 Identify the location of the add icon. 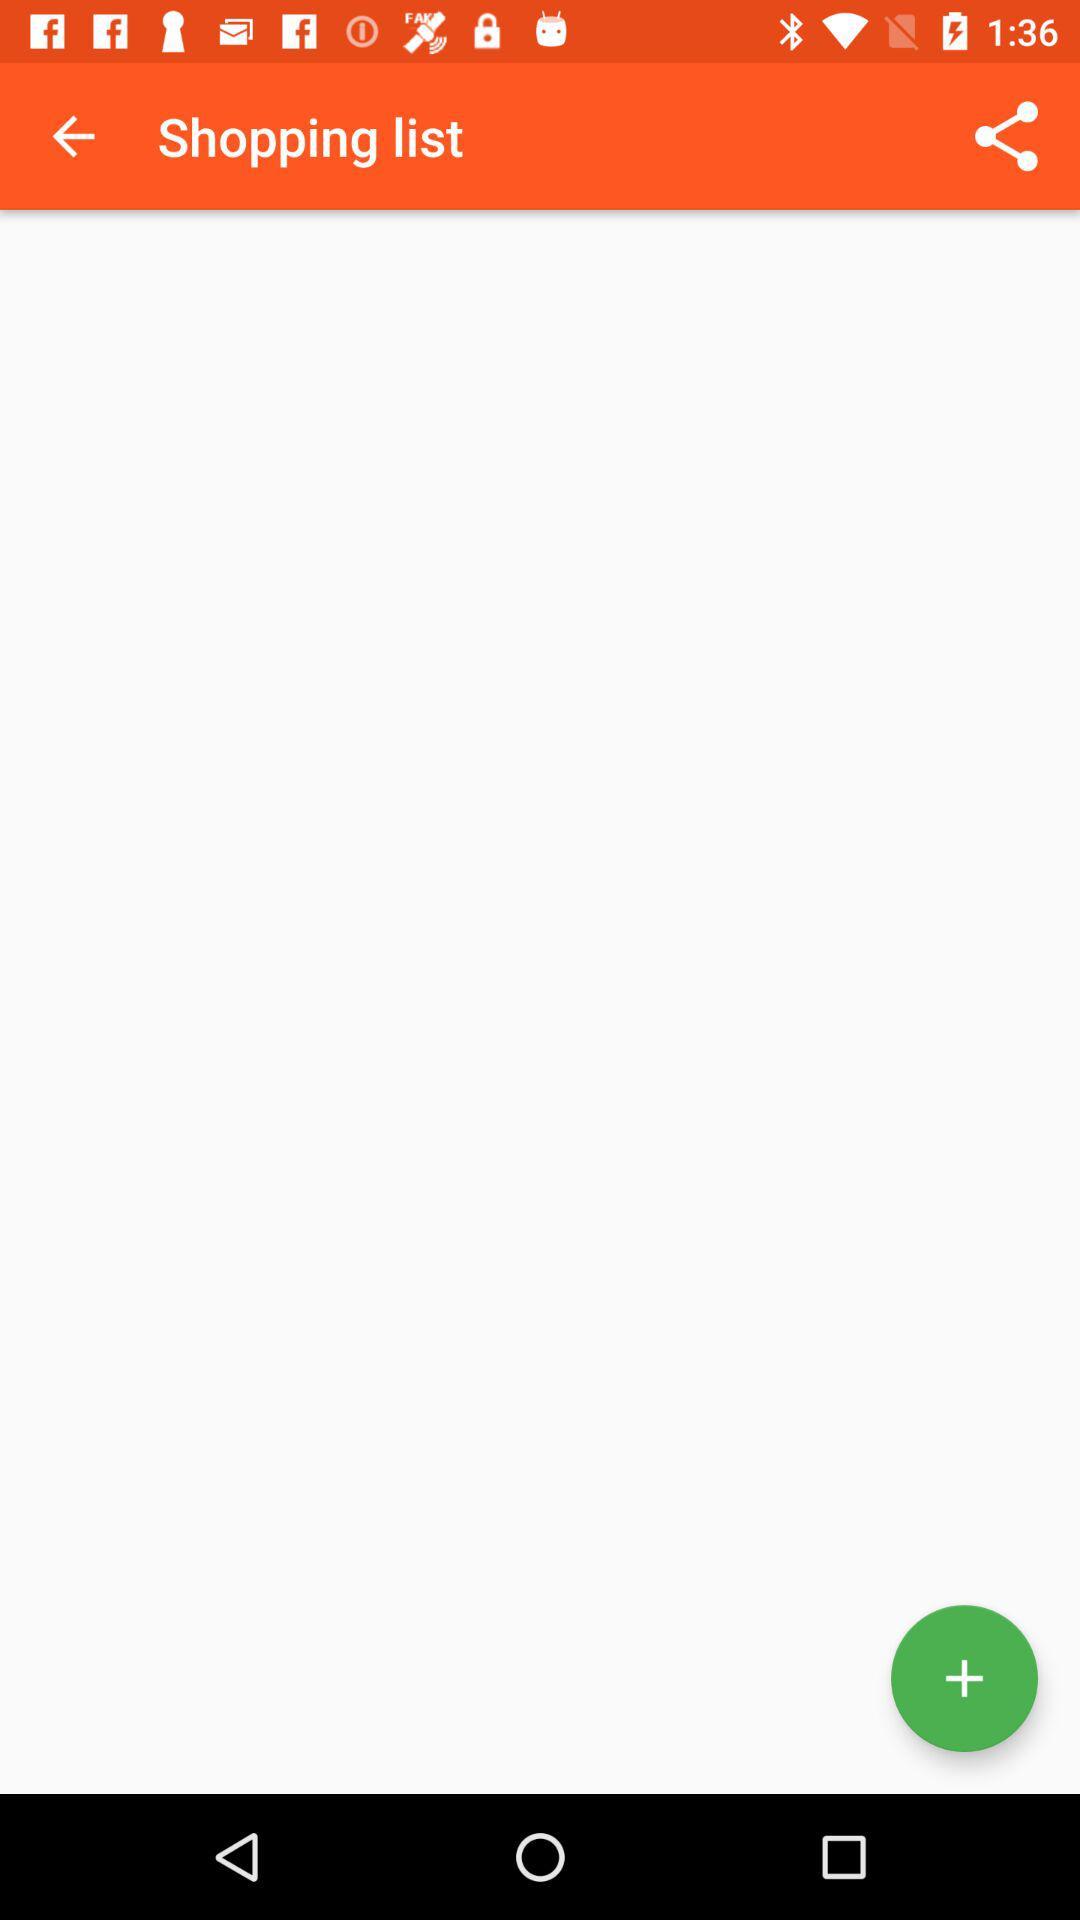
(963, 1678).